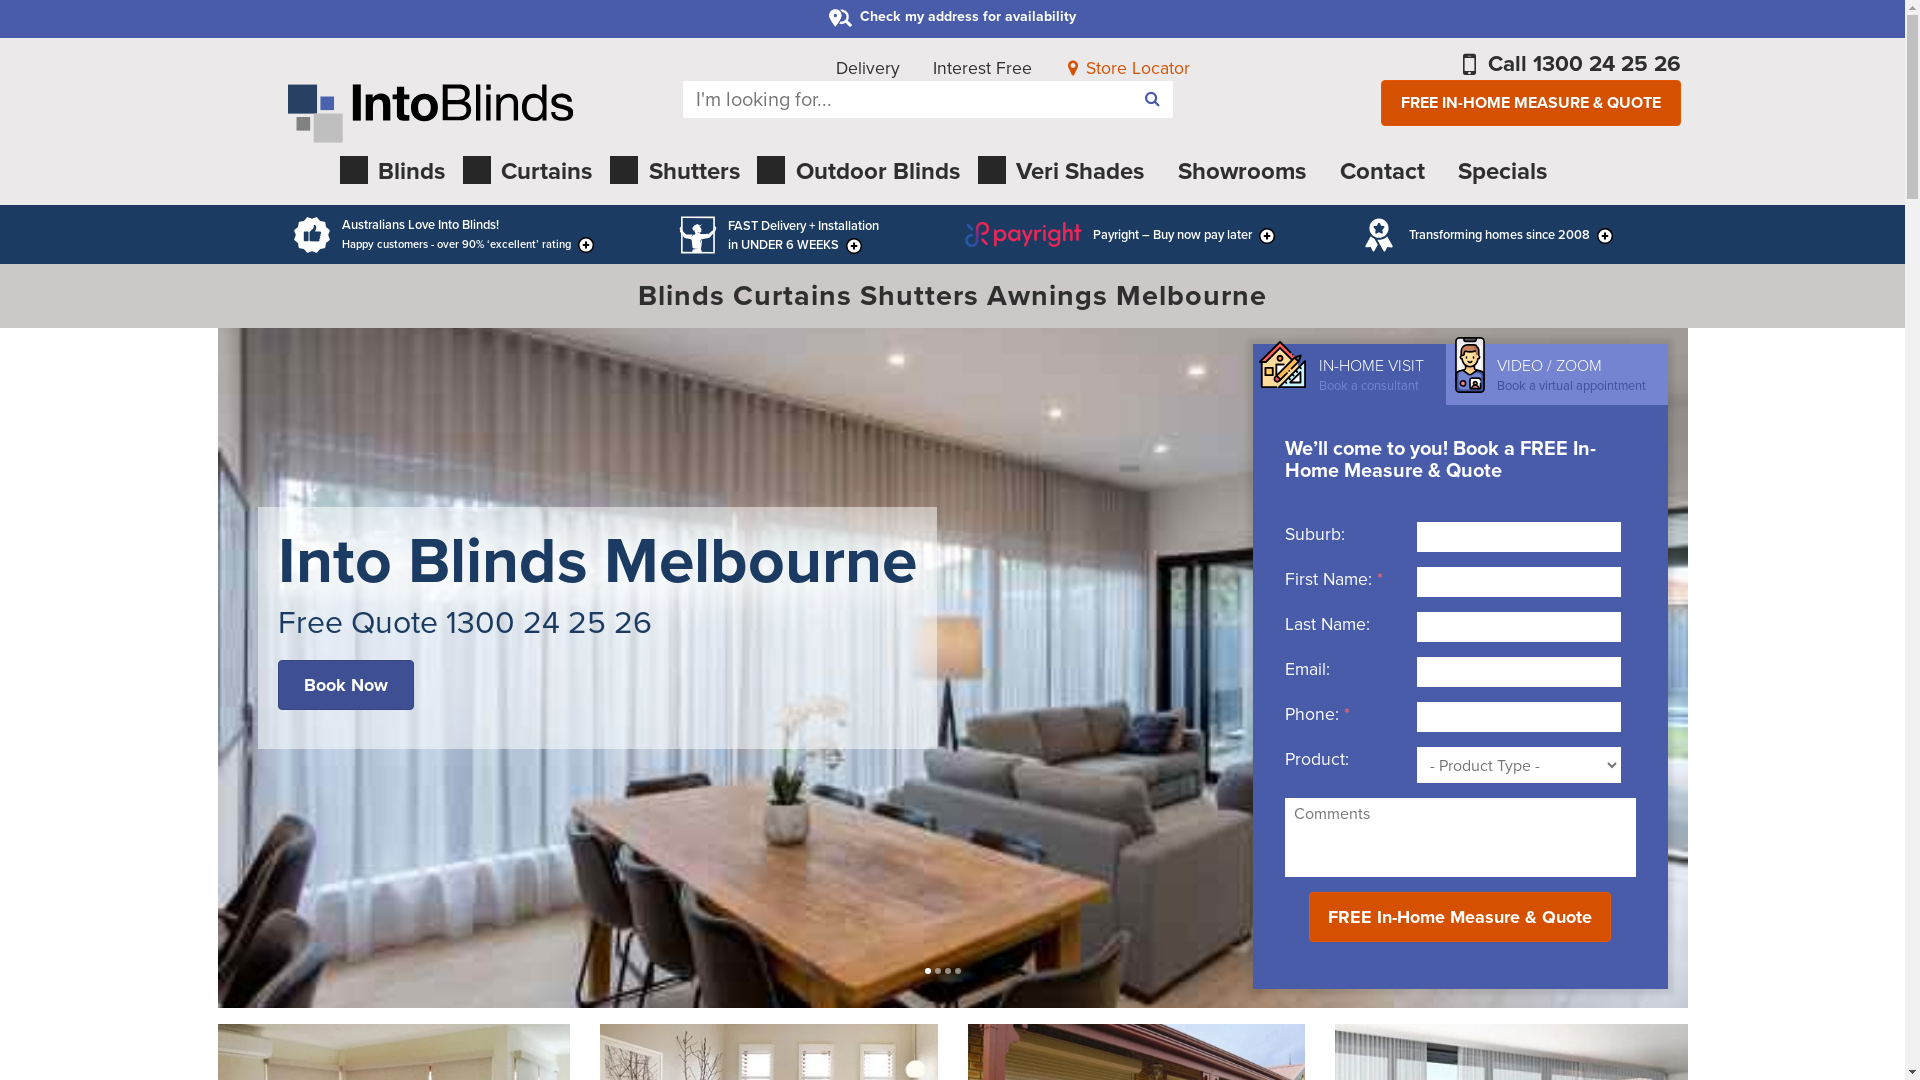  I want to click on 'VIDEO / ZOOM, so click(1555, 374).